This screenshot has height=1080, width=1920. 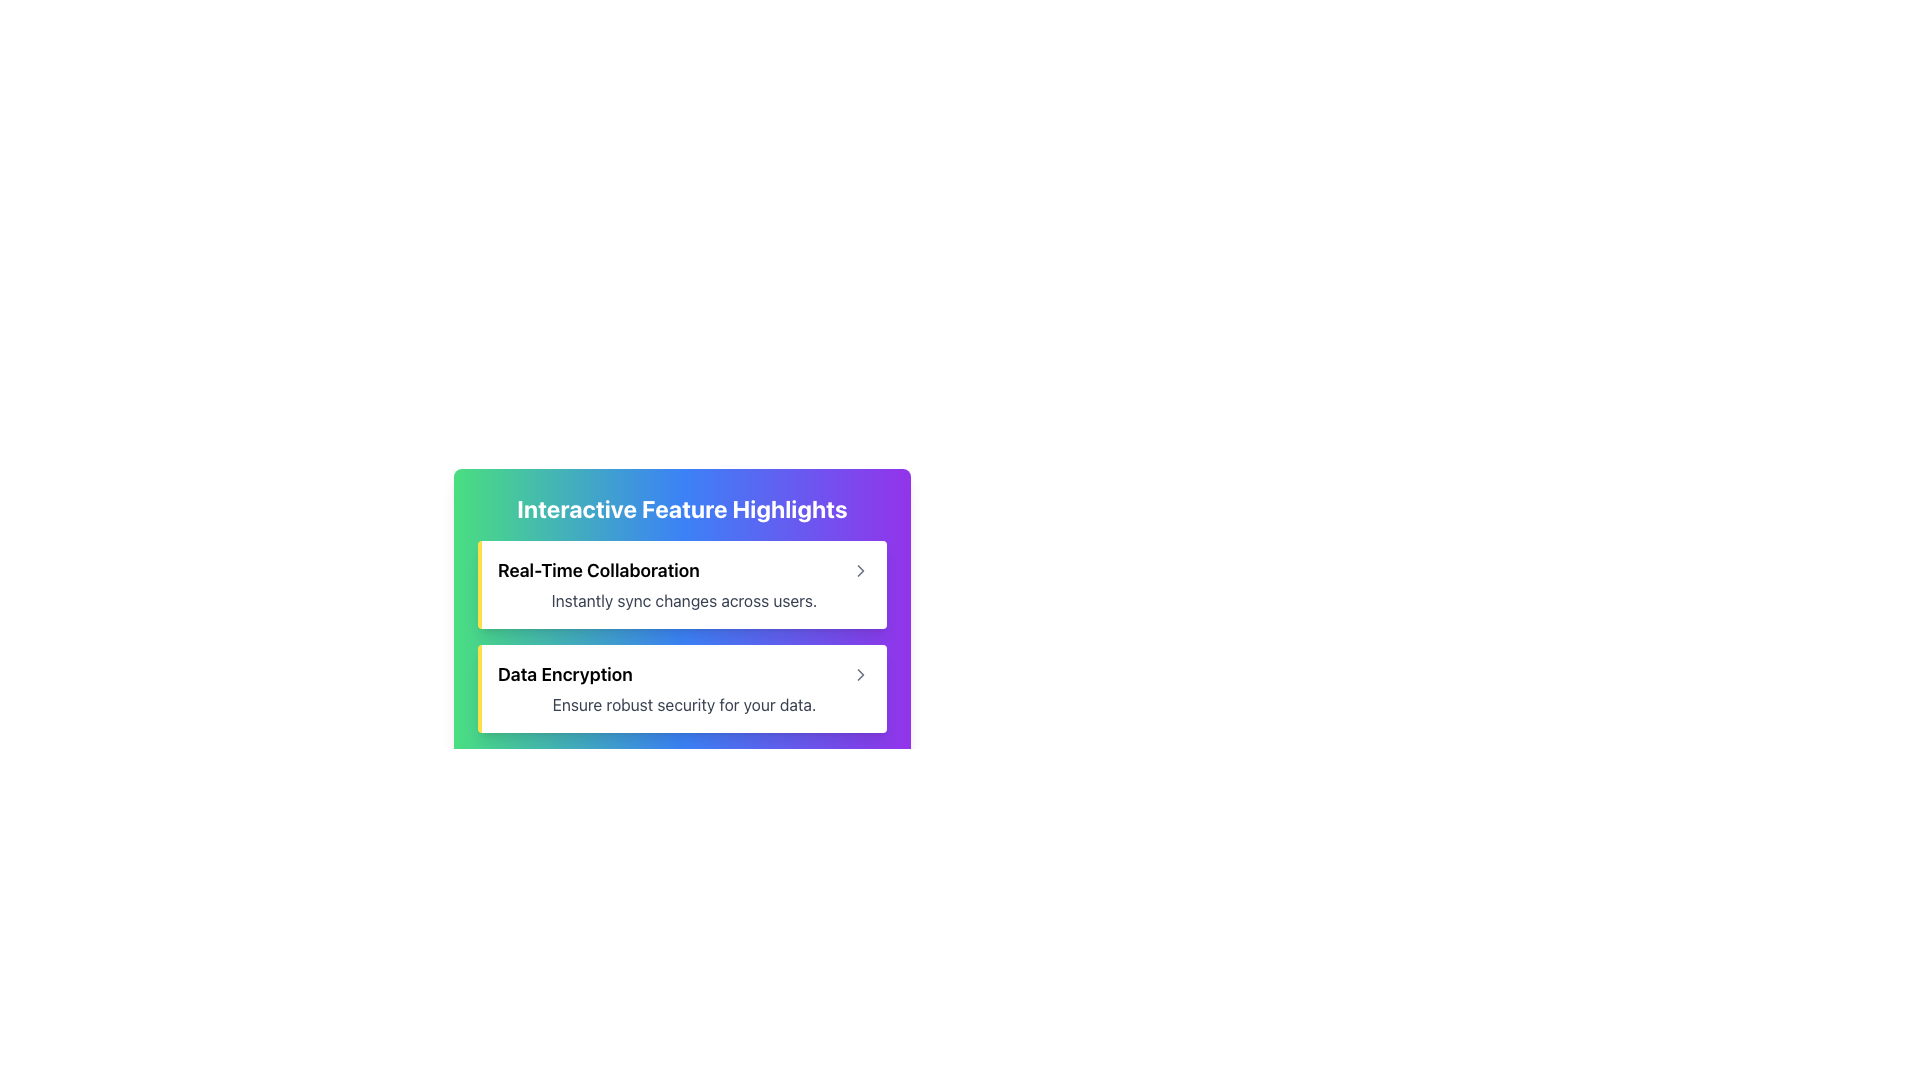 I want to click on the first card in the vertical stack titled 'Real-Time Collaboration', so click(x=682, y=585).